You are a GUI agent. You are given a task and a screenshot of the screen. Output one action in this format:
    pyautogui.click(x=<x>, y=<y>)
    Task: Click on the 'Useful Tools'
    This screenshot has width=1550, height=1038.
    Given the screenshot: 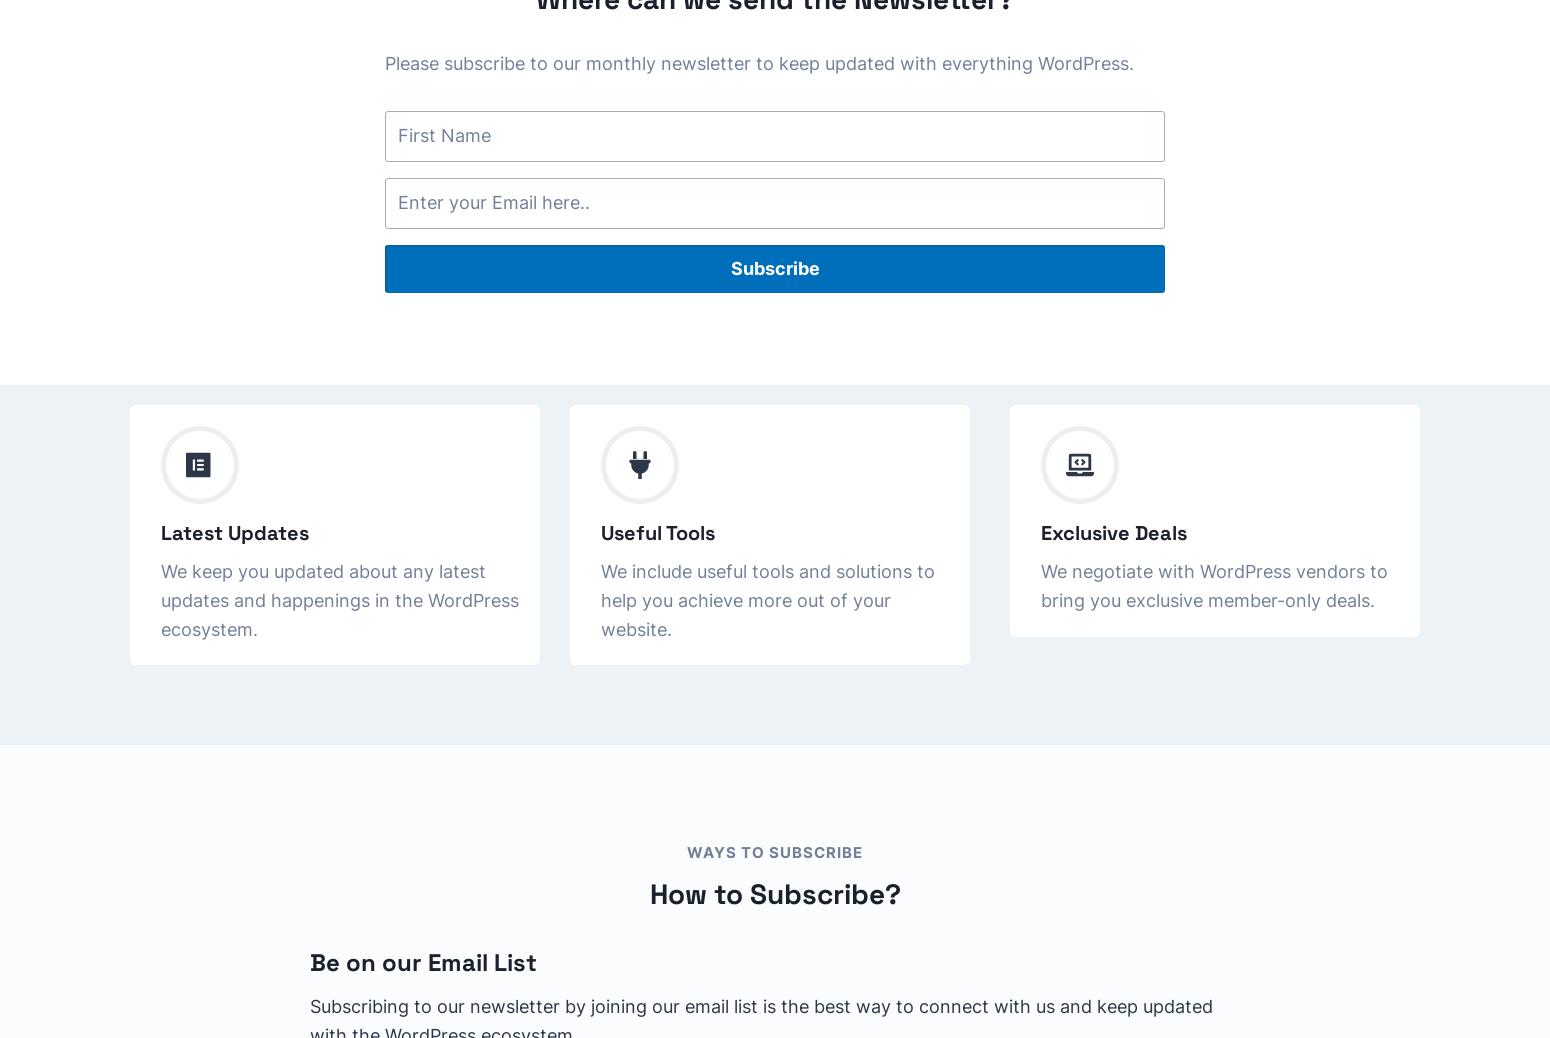 What is the action you would take?
    pyautogui.click(x=656, y=532)
    